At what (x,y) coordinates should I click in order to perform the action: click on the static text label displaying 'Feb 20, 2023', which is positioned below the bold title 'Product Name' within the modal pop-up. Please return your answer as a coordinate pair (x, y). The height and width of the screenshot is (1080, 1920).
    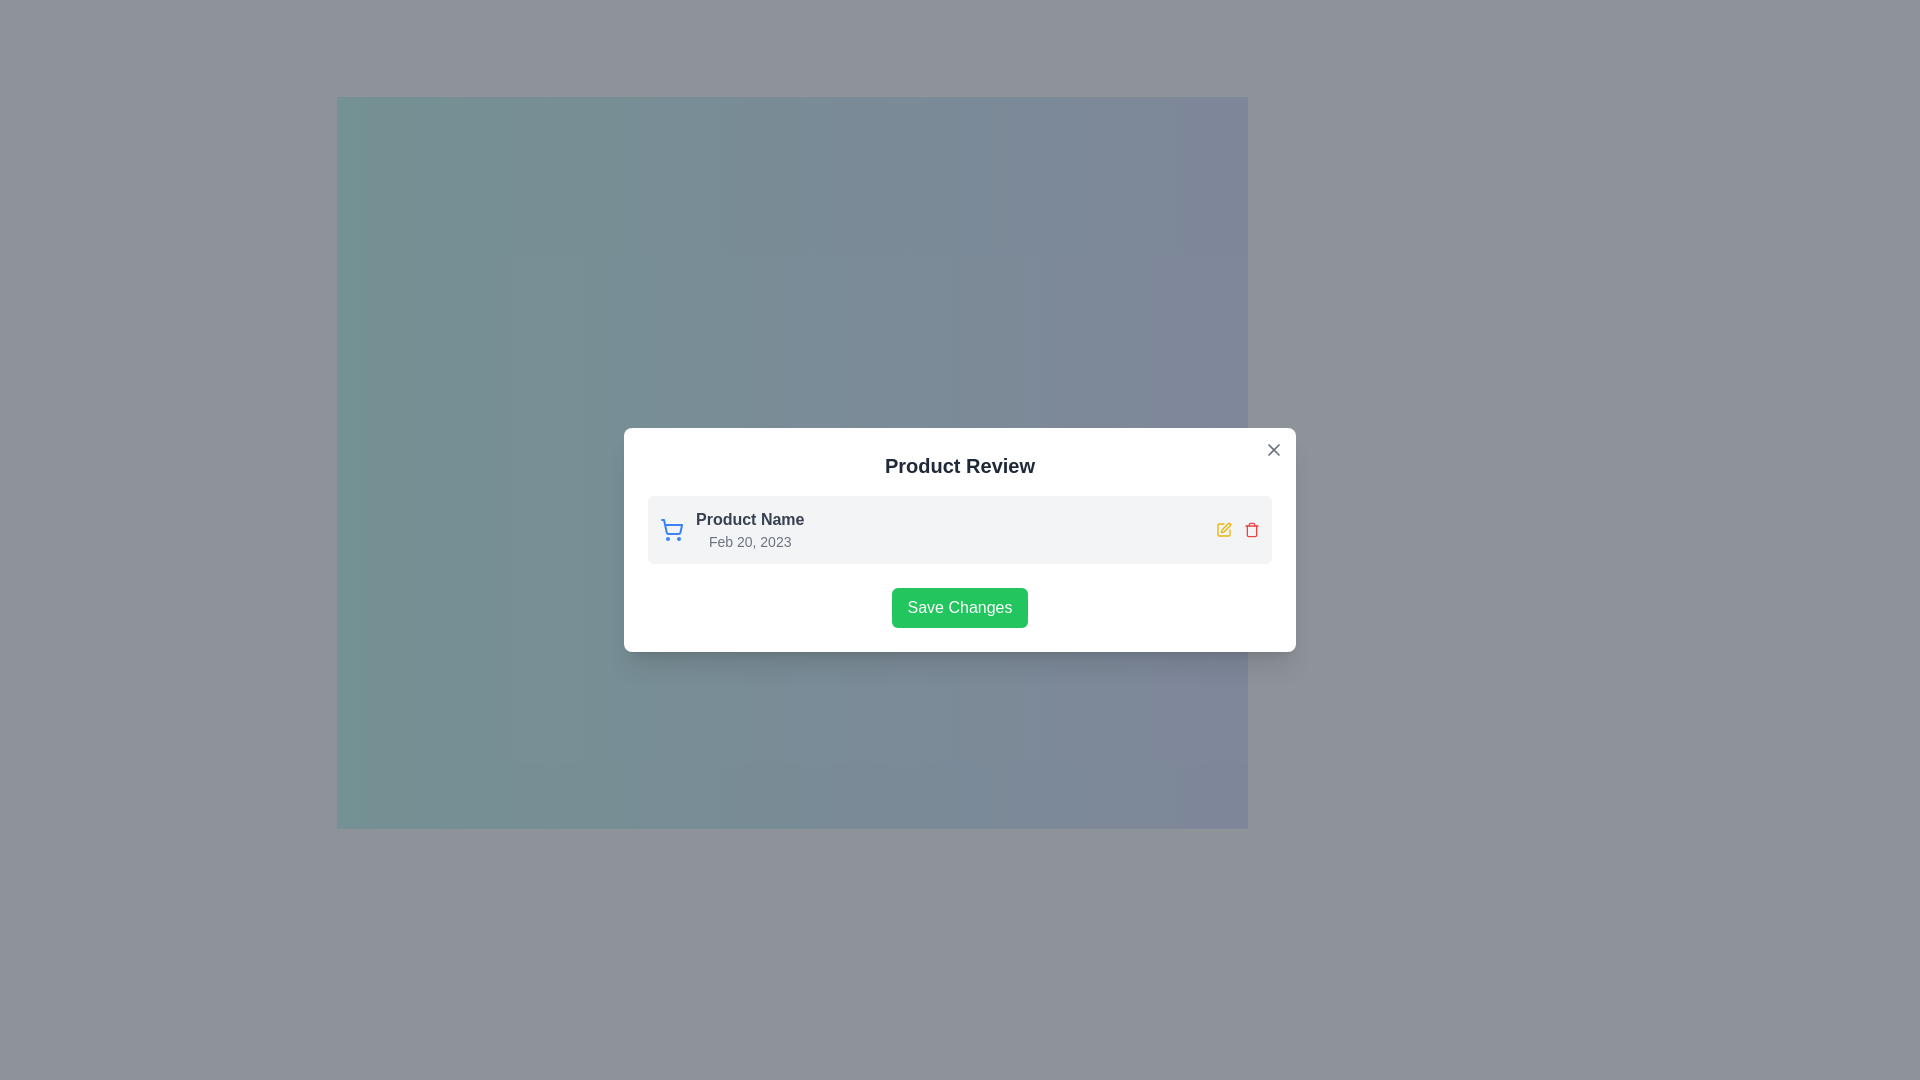
    Looking at the image, I should click on (749, 542).